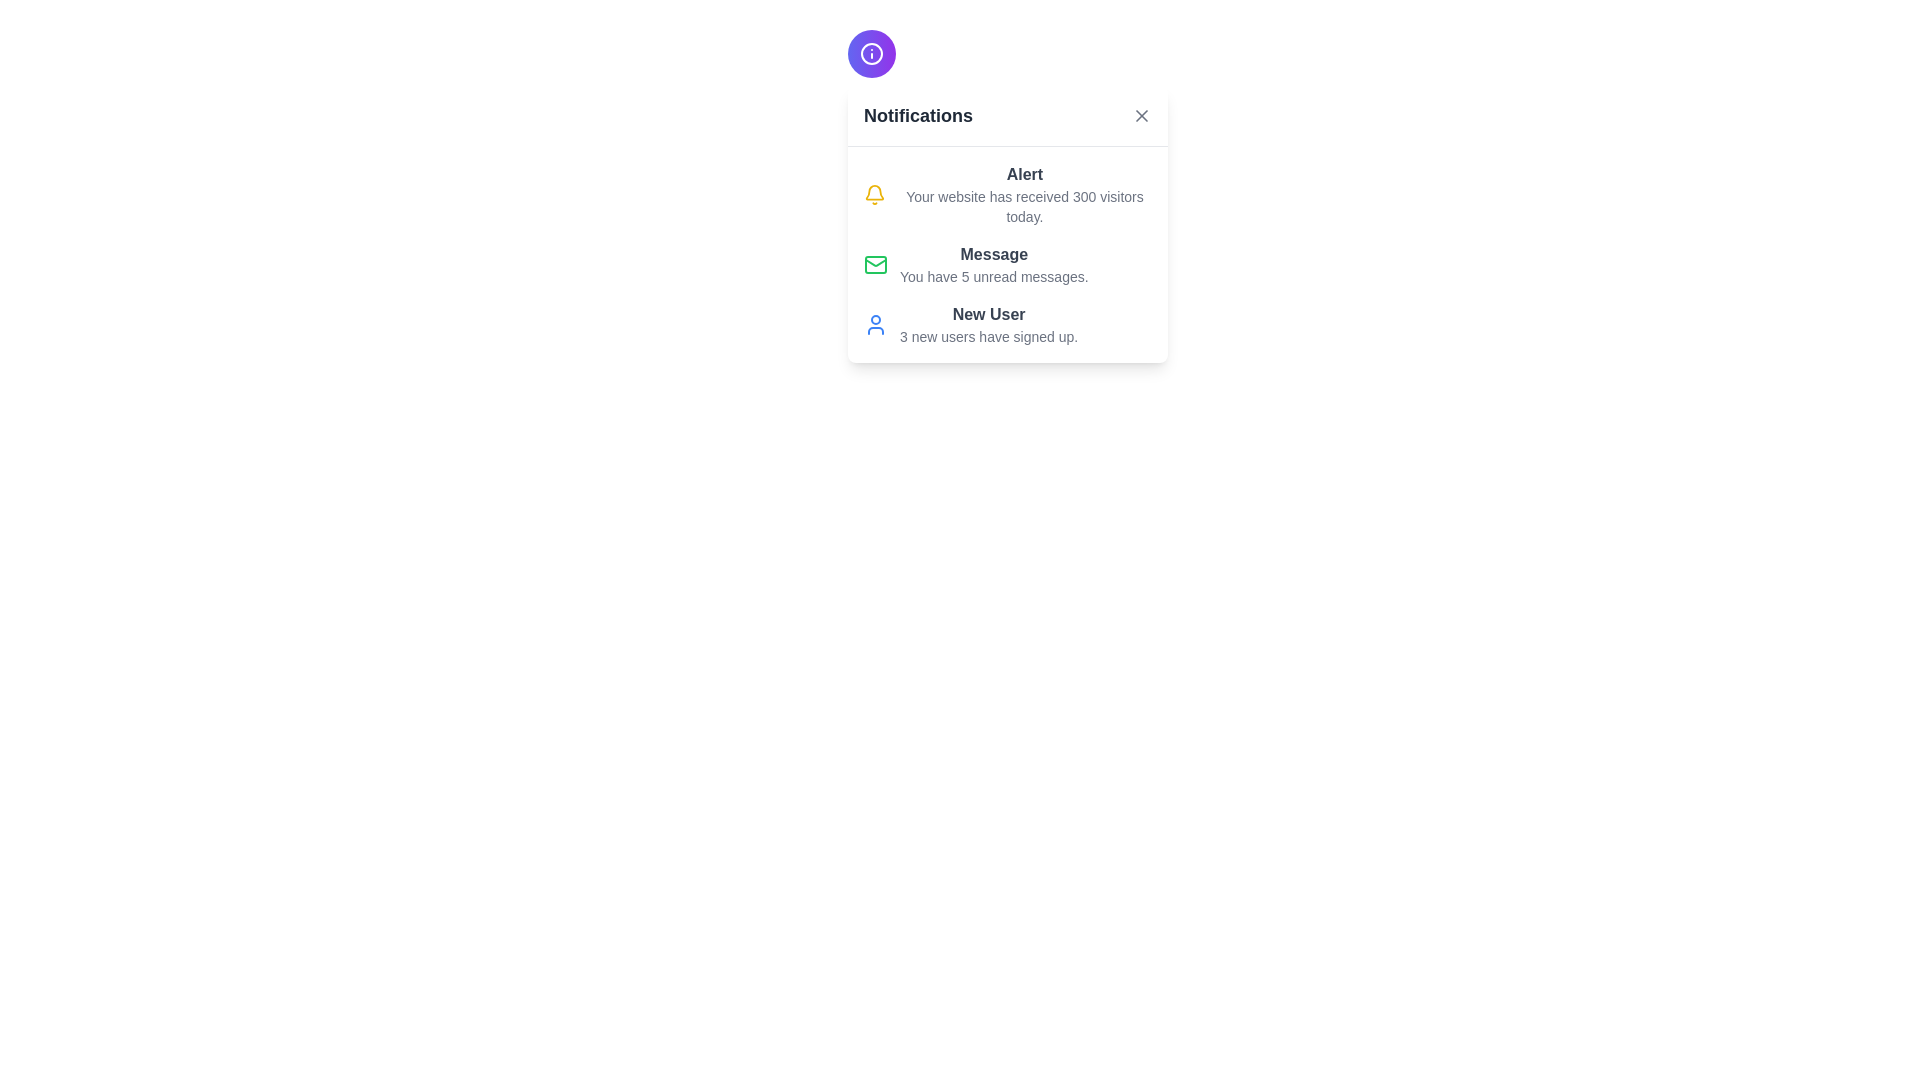  Describe the element at coordinates (1024, 173) in the screenshot. I see `the 'Alert' text label, which is a bold, gray-colored sans-serif text prominently displayed at the top of a notification card` at that location.